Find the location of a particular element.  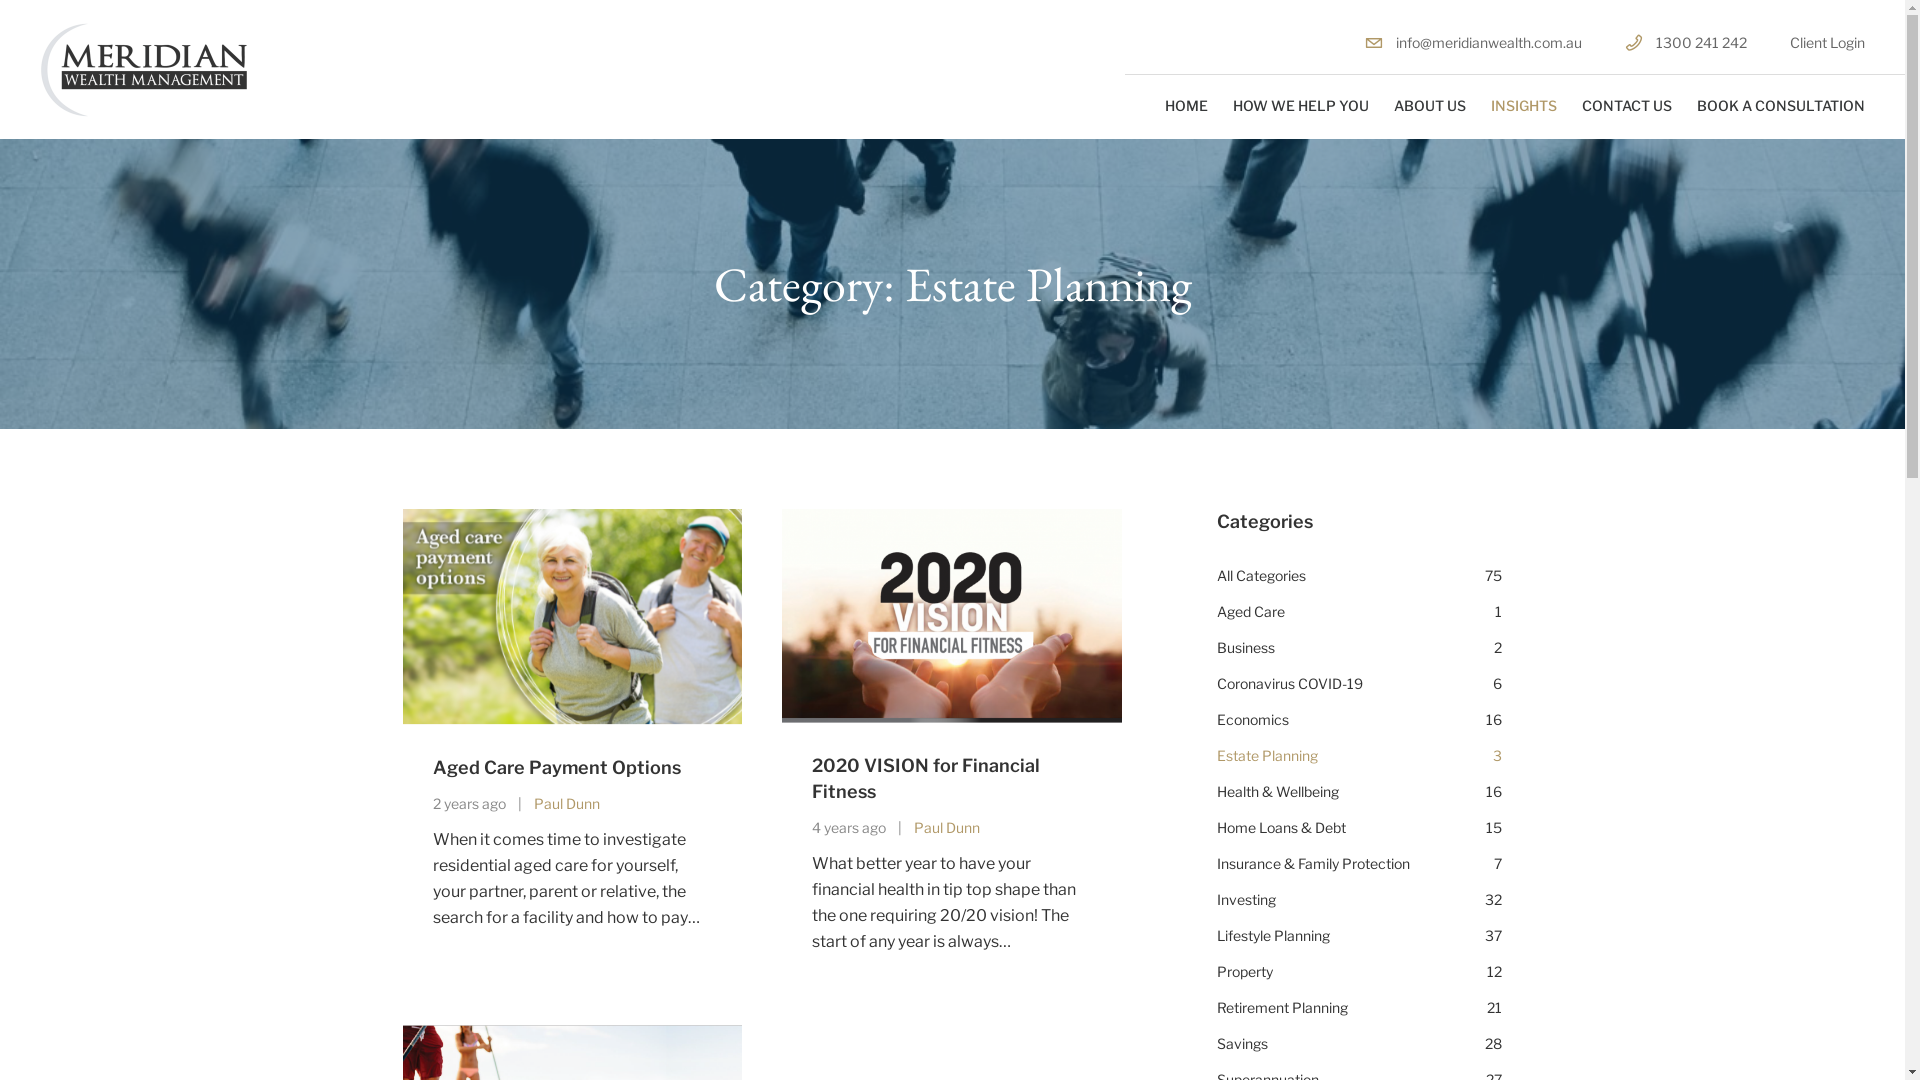

'Investing is located at coordinates (1359, 898).